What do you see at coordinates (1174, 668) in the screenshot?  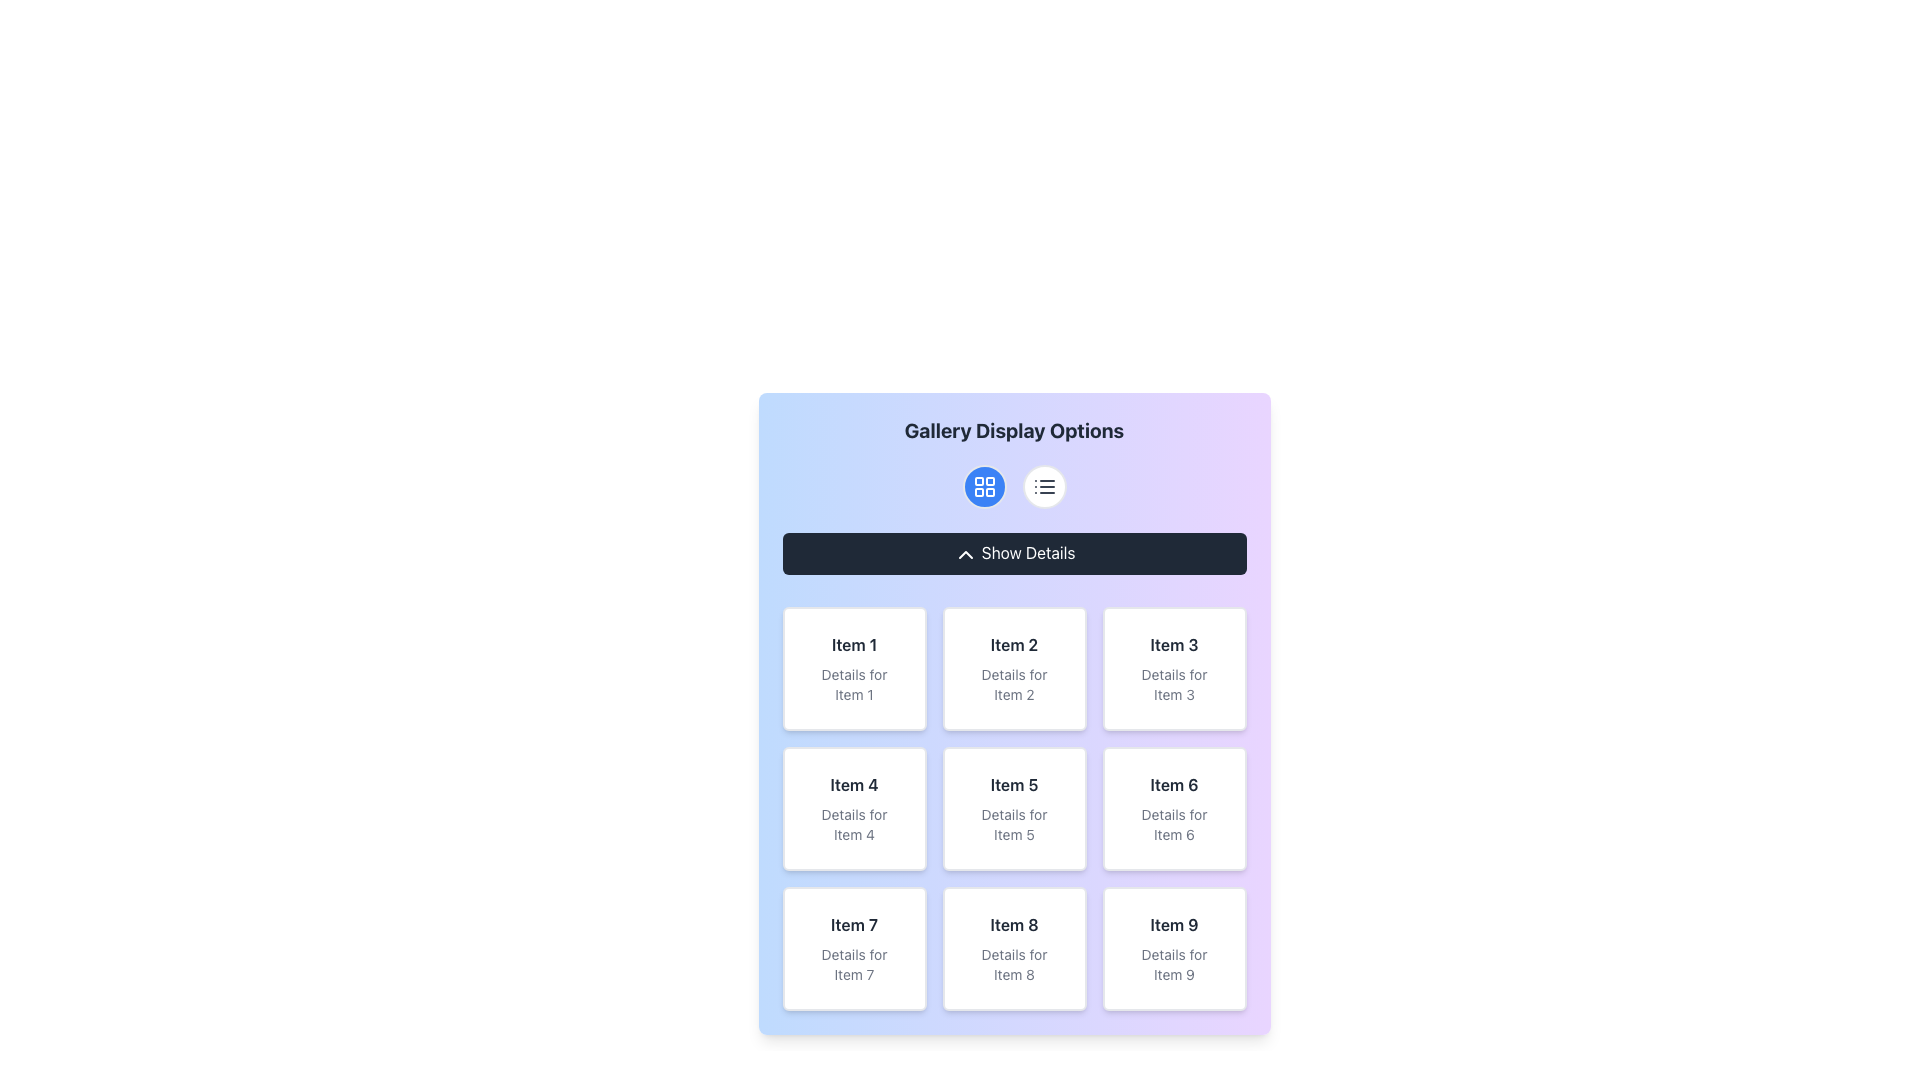 I see `the Card Component displaying 'Item 3' located in the top-right corner of the grid` at bounding box center [1174, 668].